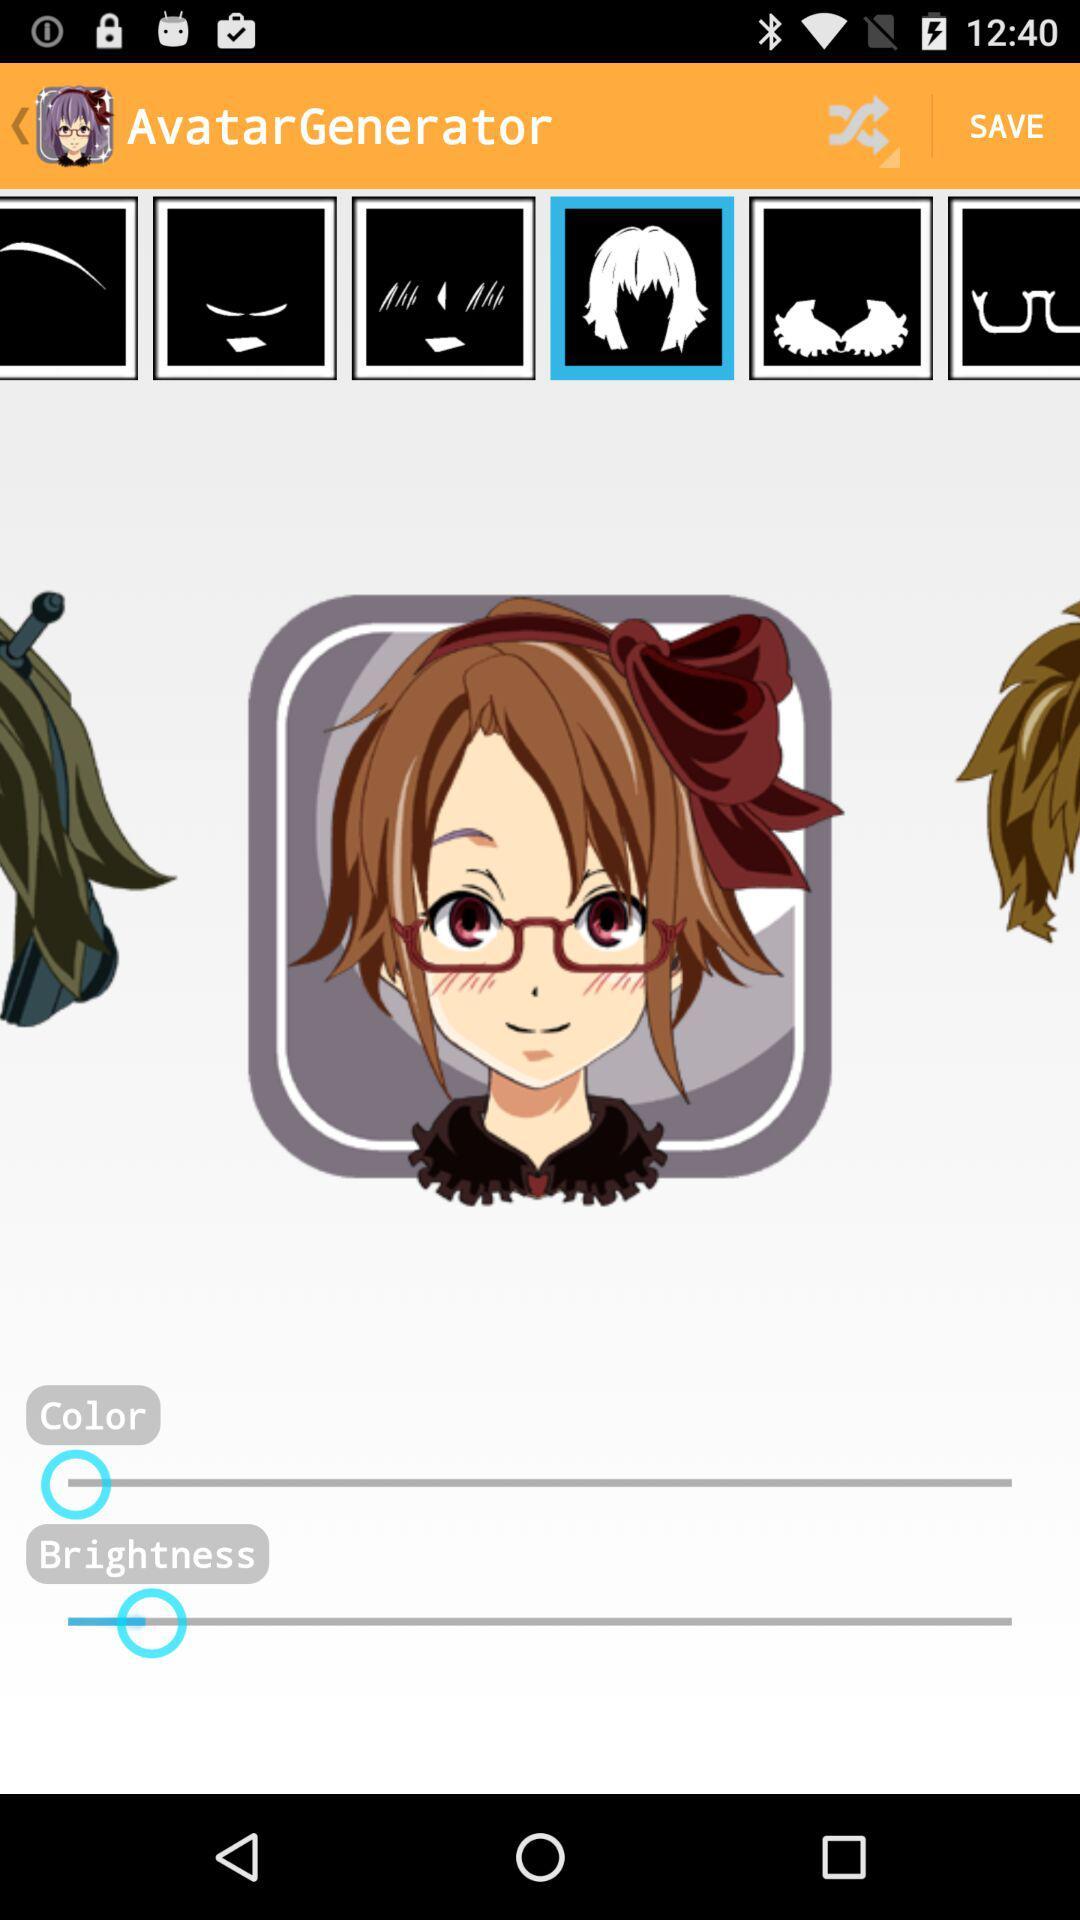  Describe the element at coordinates (841, 287) in the screenshot. I see `open 5th funtion in game` at that location.